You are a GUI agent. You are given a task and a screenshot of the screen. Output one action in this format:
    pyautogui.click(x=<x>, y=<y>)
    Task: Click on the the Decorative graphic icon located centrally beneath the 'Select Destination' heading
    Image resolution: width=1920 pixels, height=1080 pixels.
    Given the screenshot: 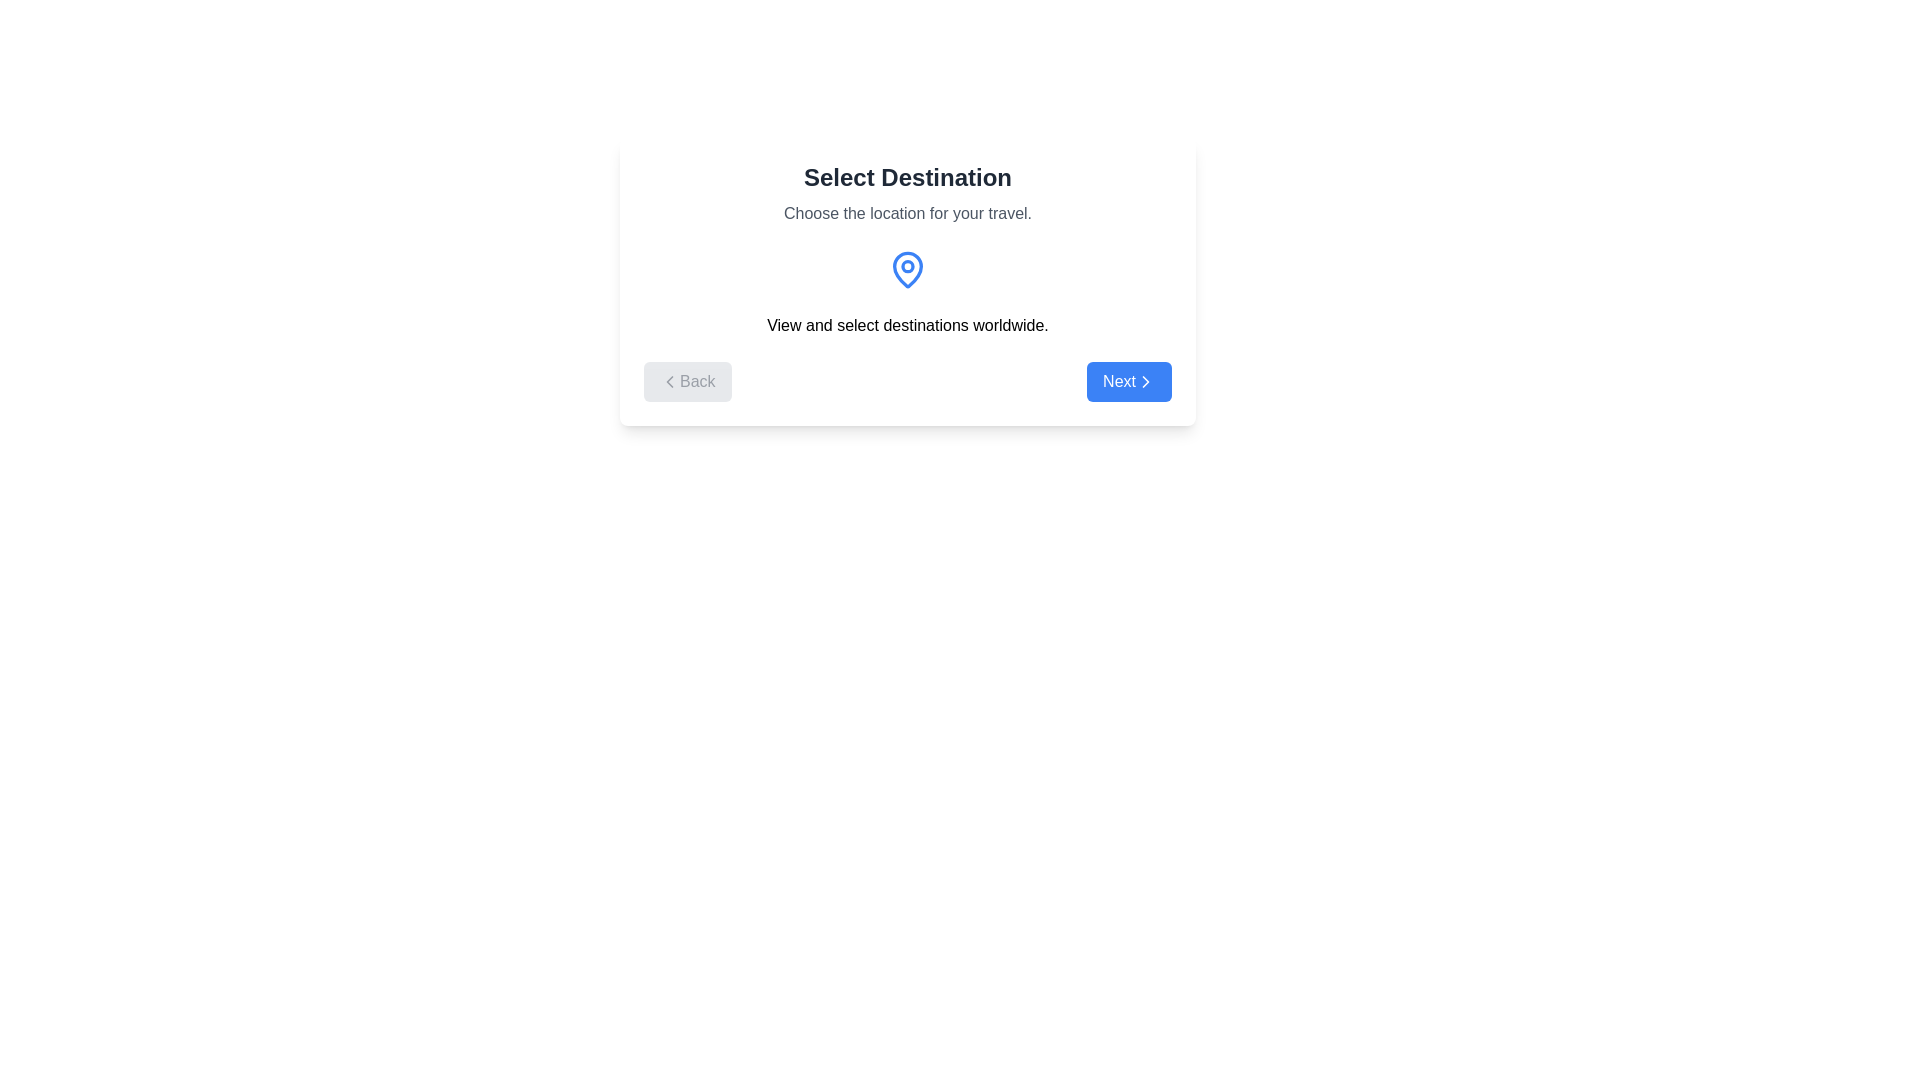 What is the action you would take?
    pyautogui.click(x=906, y=270)
    